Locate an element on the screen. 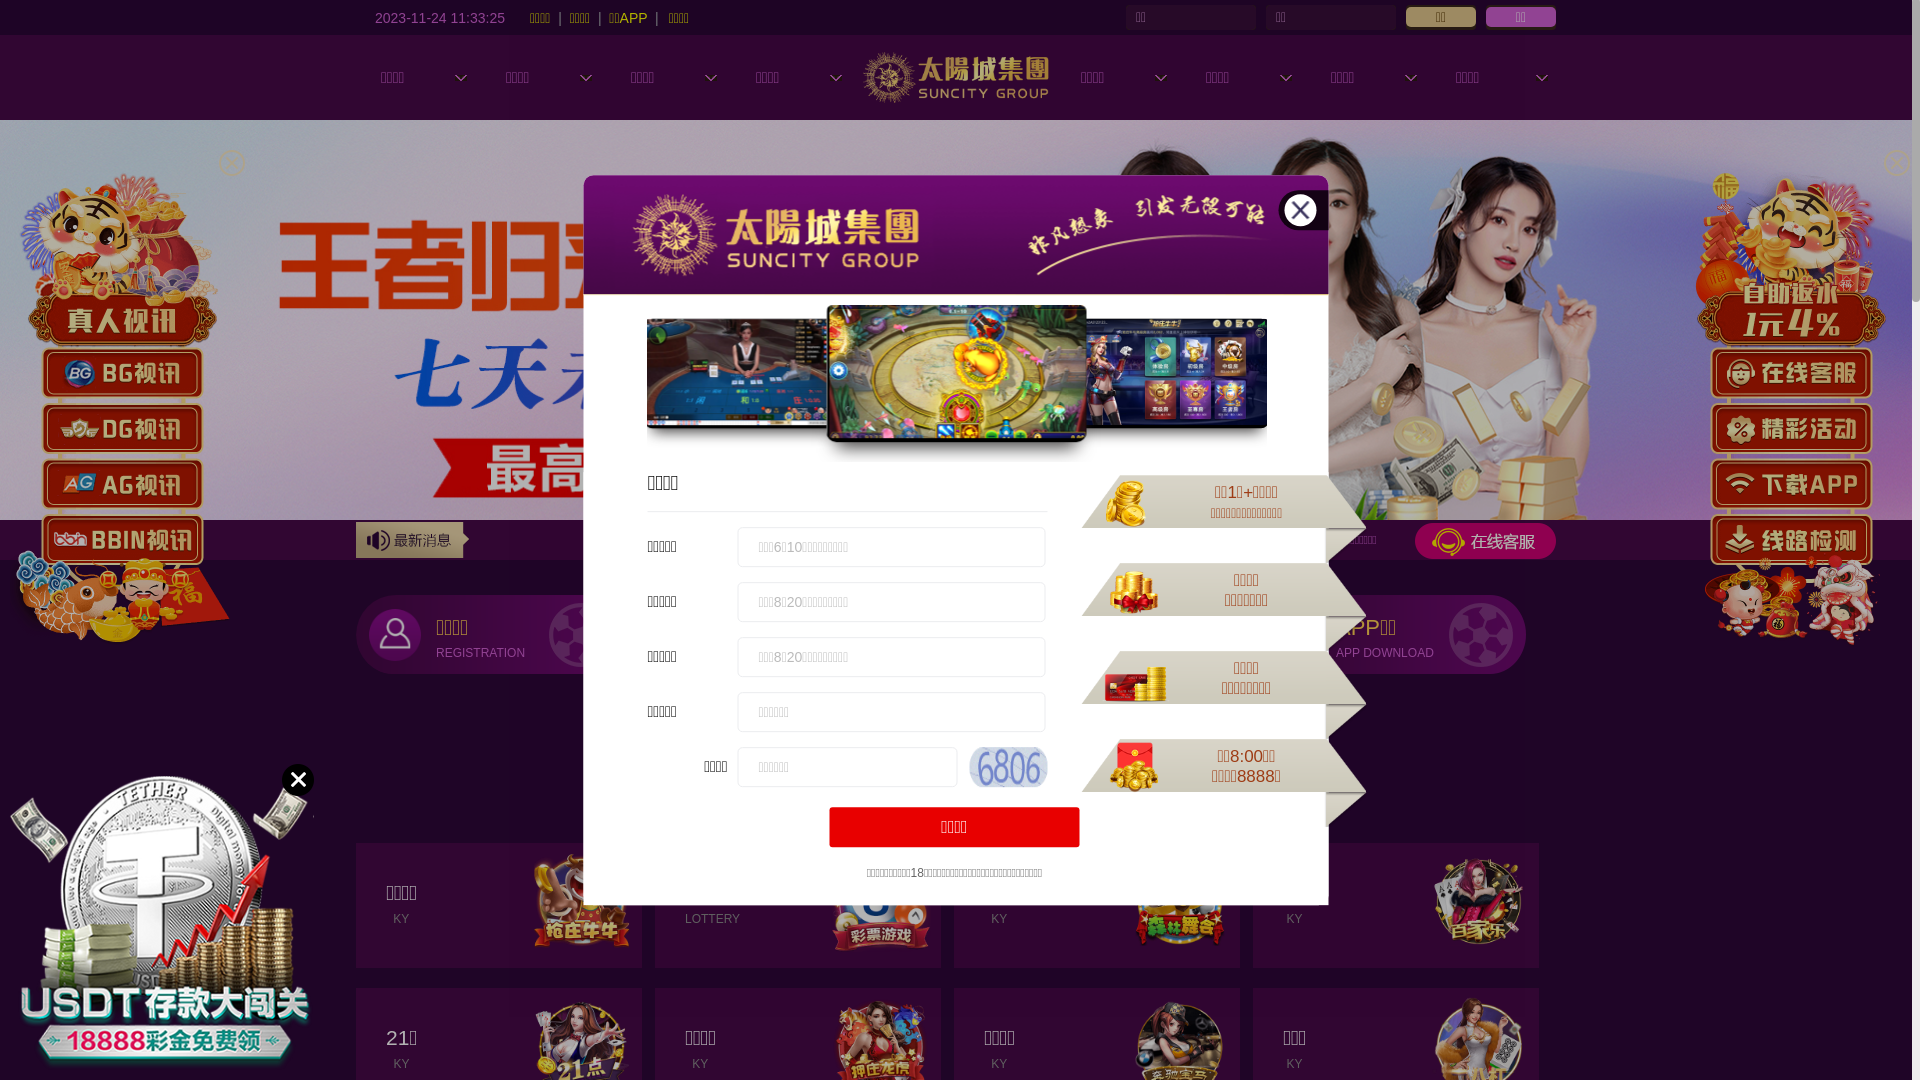  '2023-11-24 11:33:23' is located at coordinates (374, 16).